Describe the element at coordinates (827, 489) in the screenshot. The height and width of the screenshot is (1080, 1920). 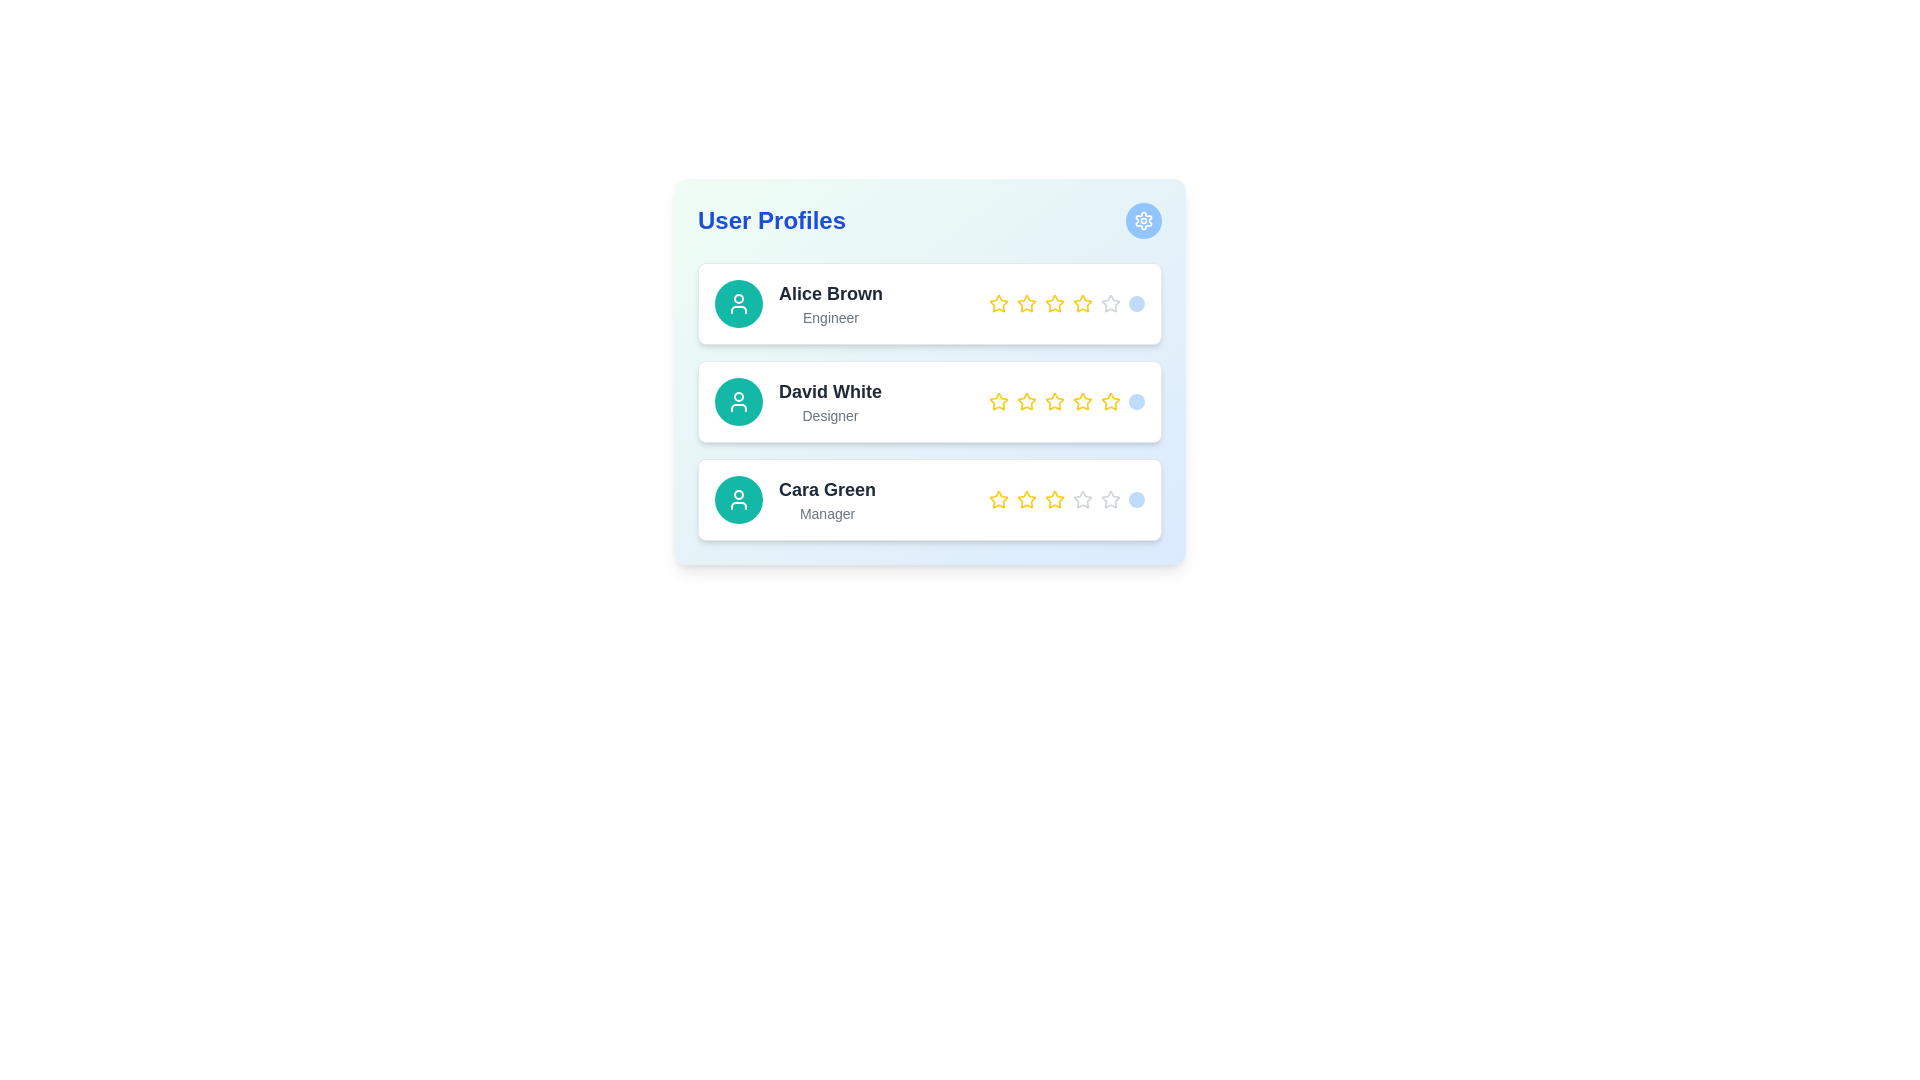
I see `assistive technologies` at that location.